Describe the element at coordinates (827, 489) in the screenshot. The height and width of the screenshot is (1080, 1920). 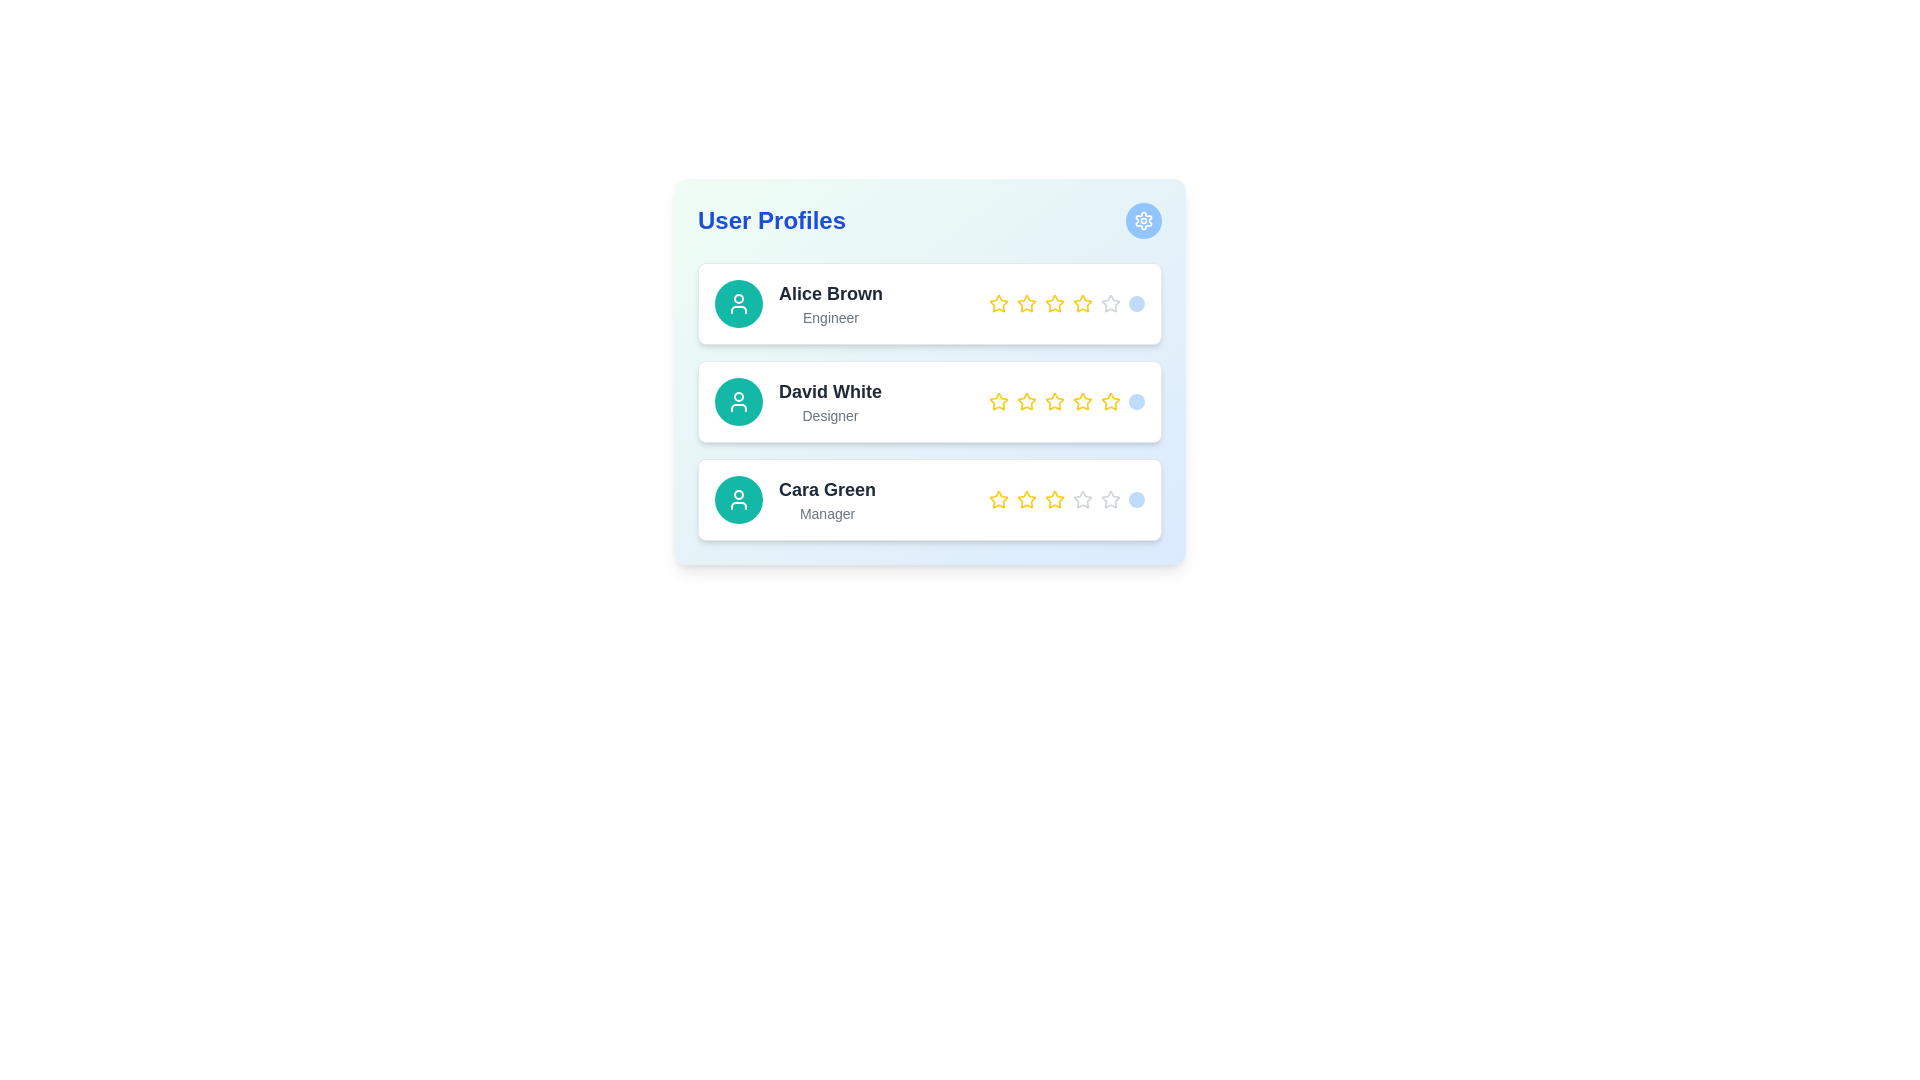
I see `assistive technologies` at that location.